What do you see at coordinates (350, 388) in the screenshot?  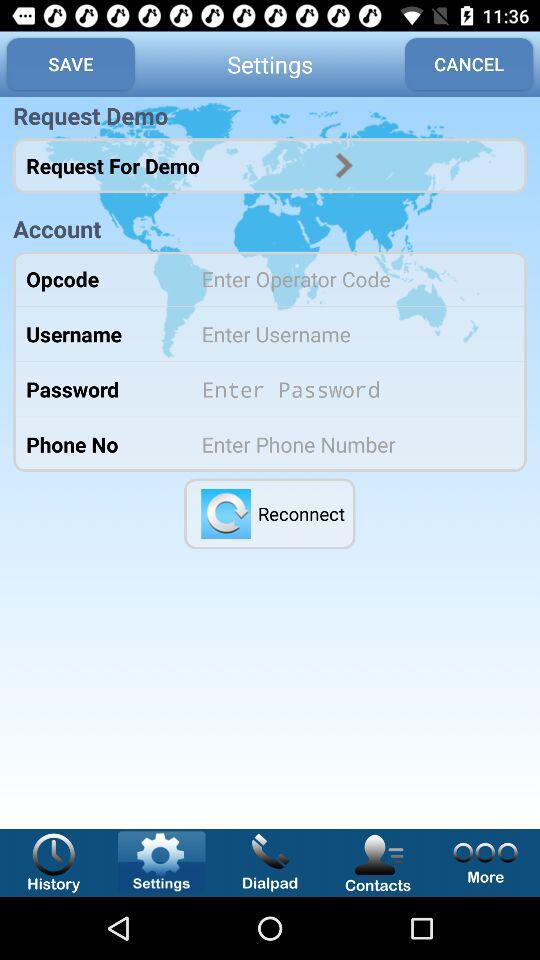 I see `type password` at bounding box center [350, 388].